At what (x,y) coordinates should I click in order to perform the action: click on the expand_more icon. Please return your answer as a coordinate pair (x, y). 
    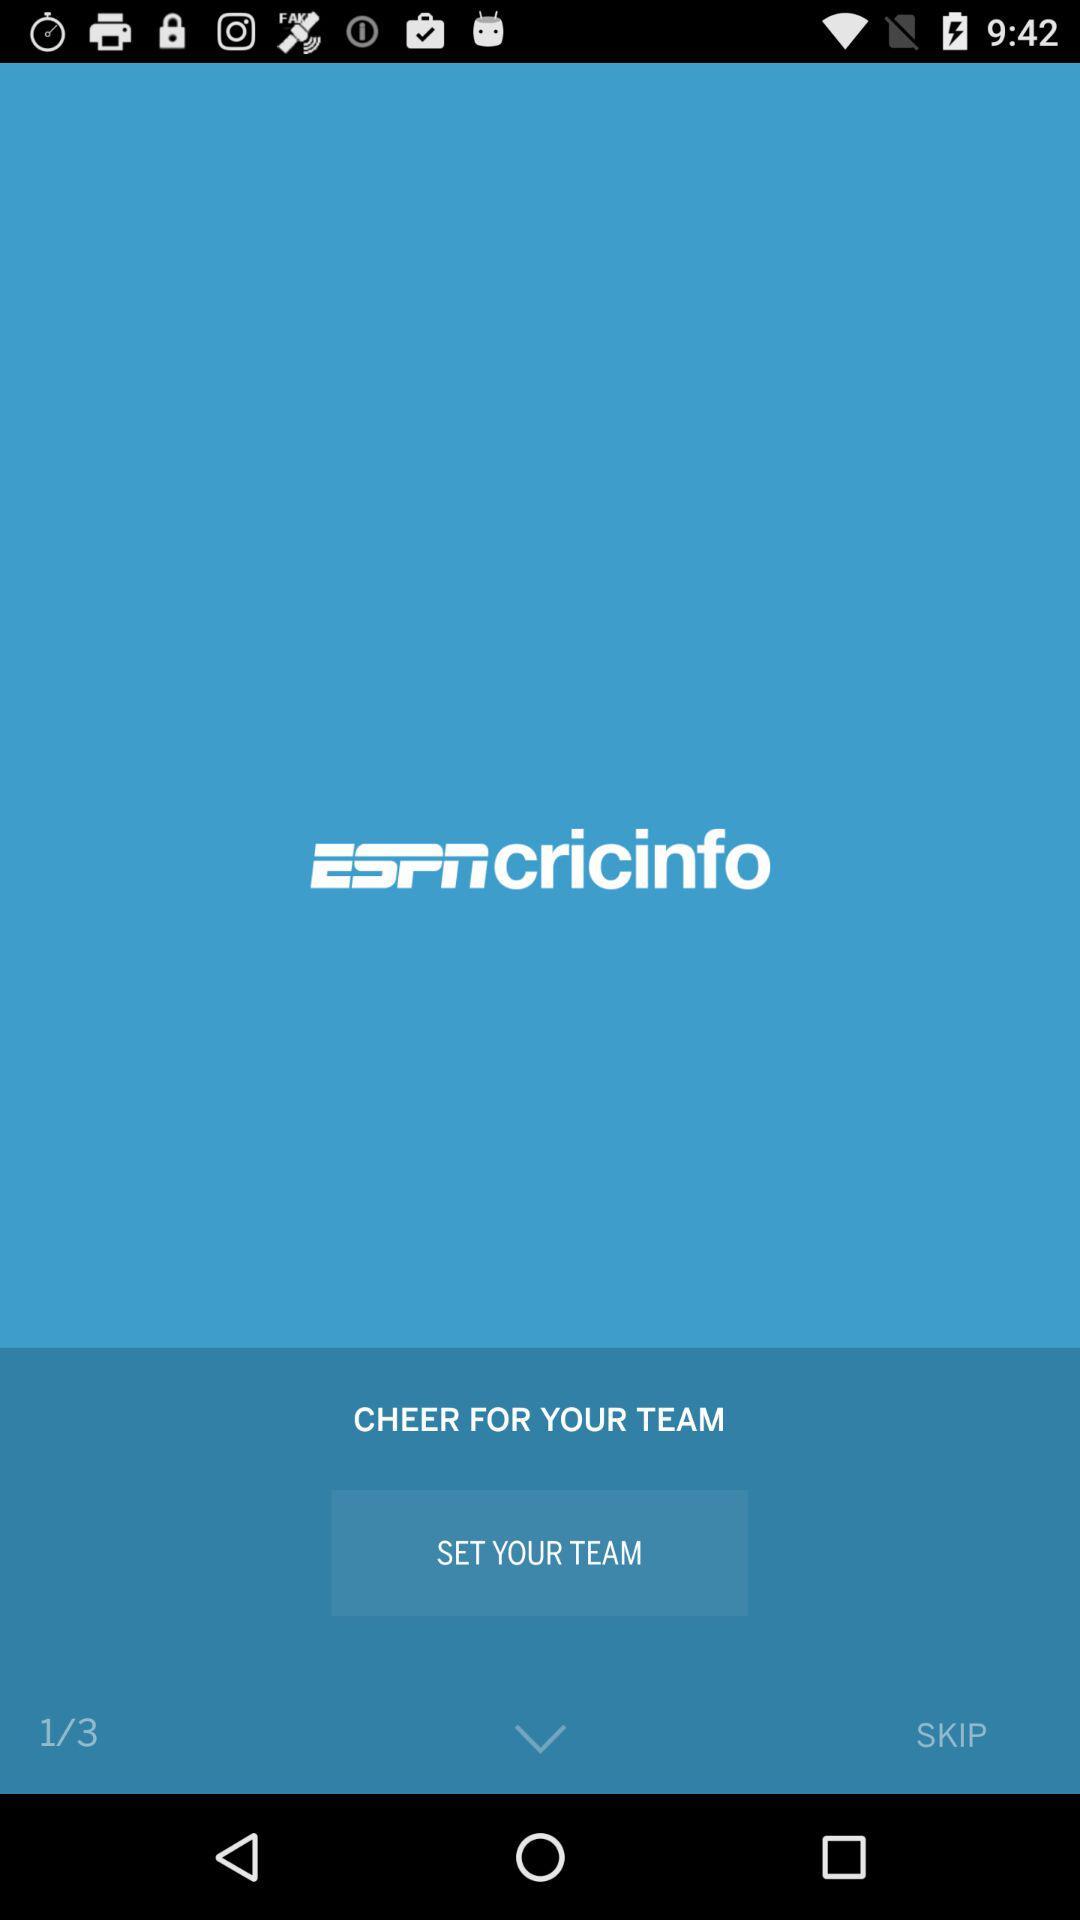
    Looking at the image, I should click on (540, 1860).